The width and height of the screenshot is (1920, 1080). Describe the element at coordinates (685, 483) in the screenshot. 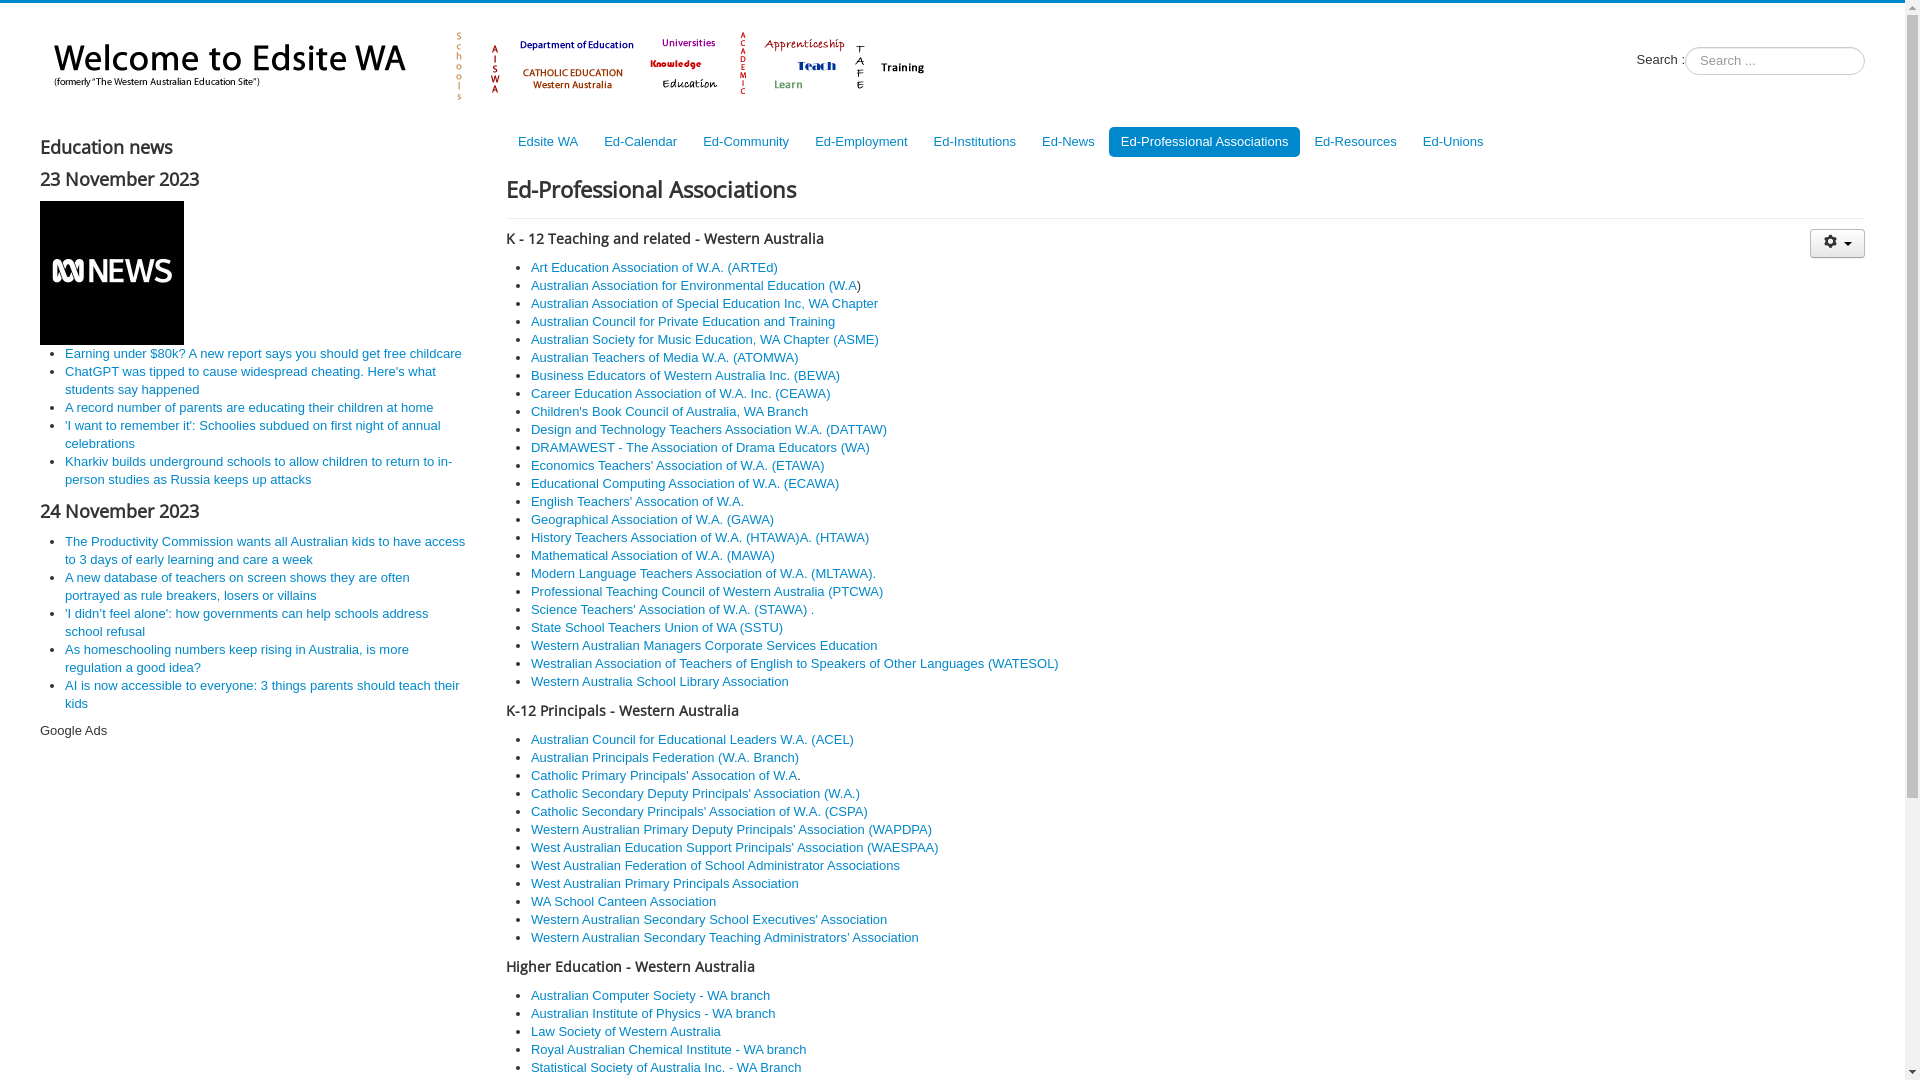

I see `'Educational Computing Association of W.A. (ECAWA)'` at that location.